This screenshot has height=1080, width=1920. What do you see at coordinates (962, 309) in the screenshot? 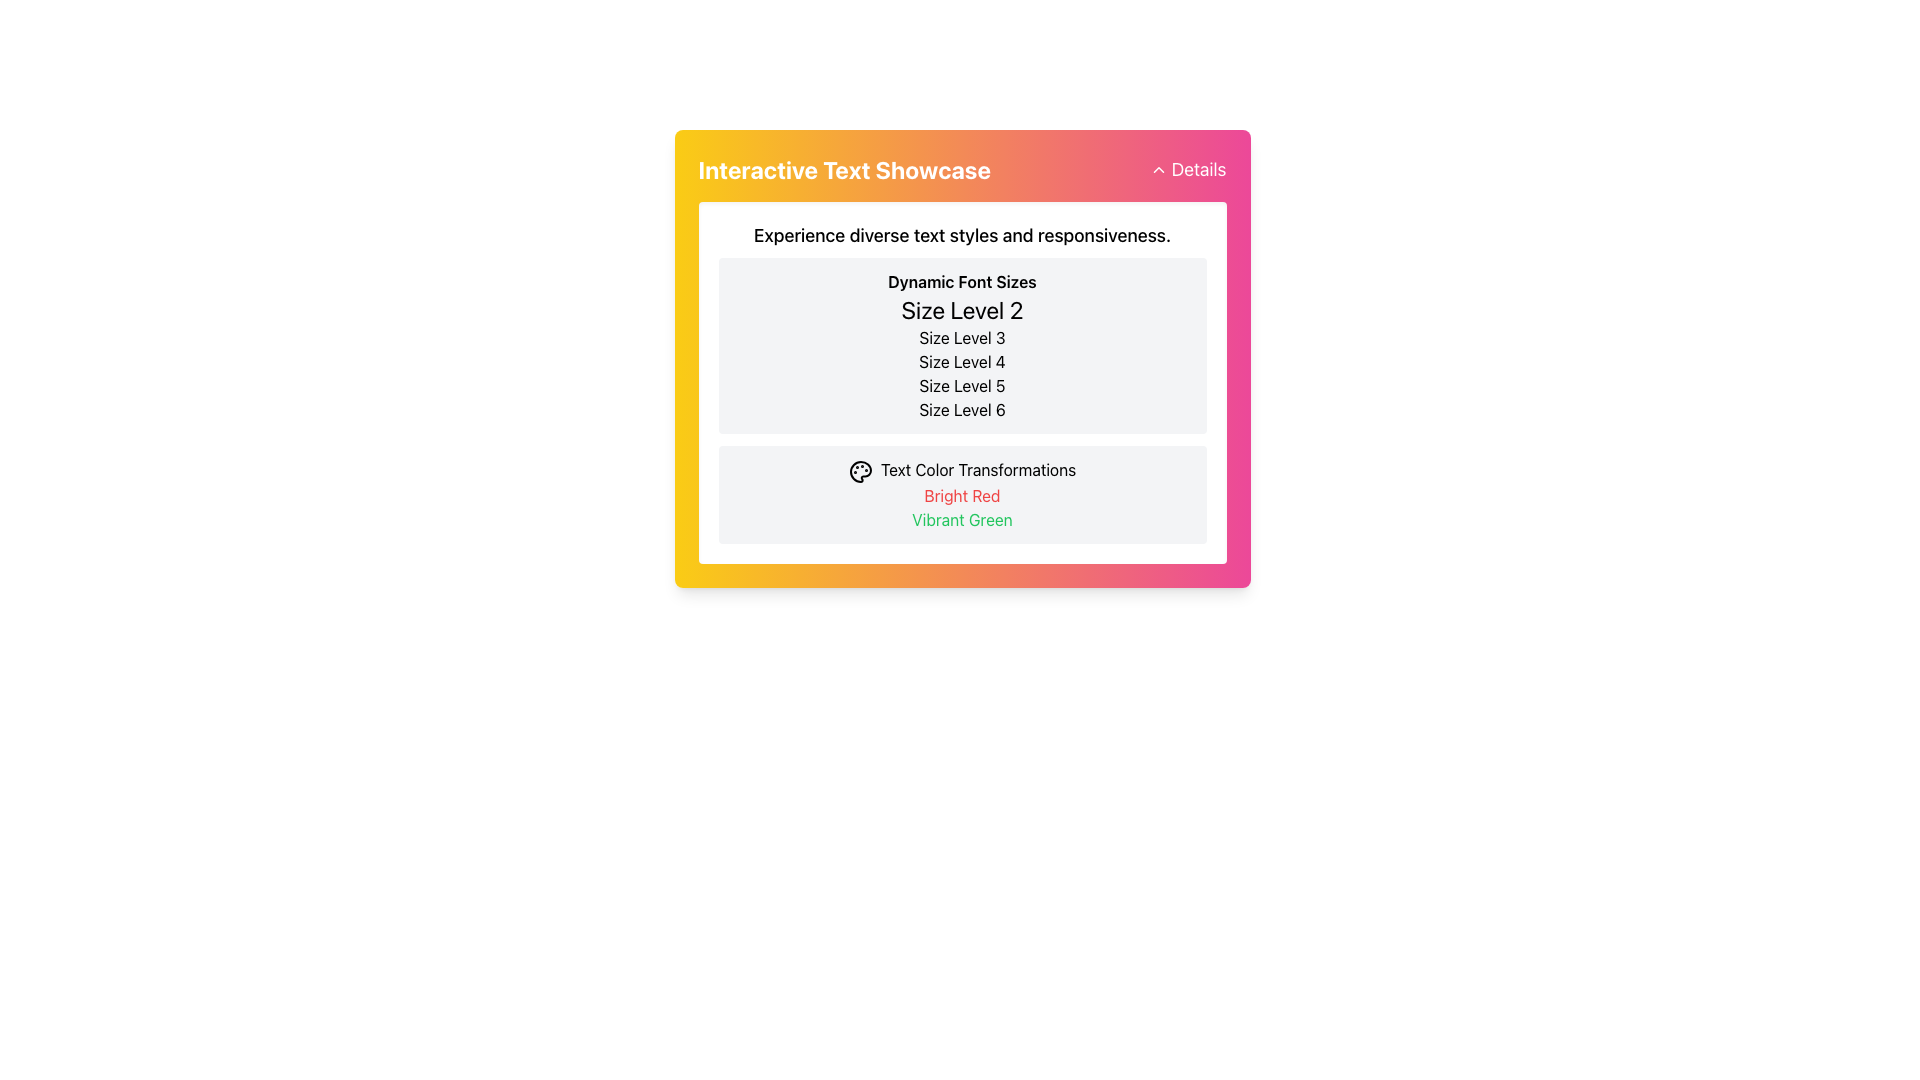
I see `the text label displaying 'Size Level 2', which is located beneath the heading 'Dynamic Font Sizes' and above 'Size Level 3'` at bounding box center [962, 309].